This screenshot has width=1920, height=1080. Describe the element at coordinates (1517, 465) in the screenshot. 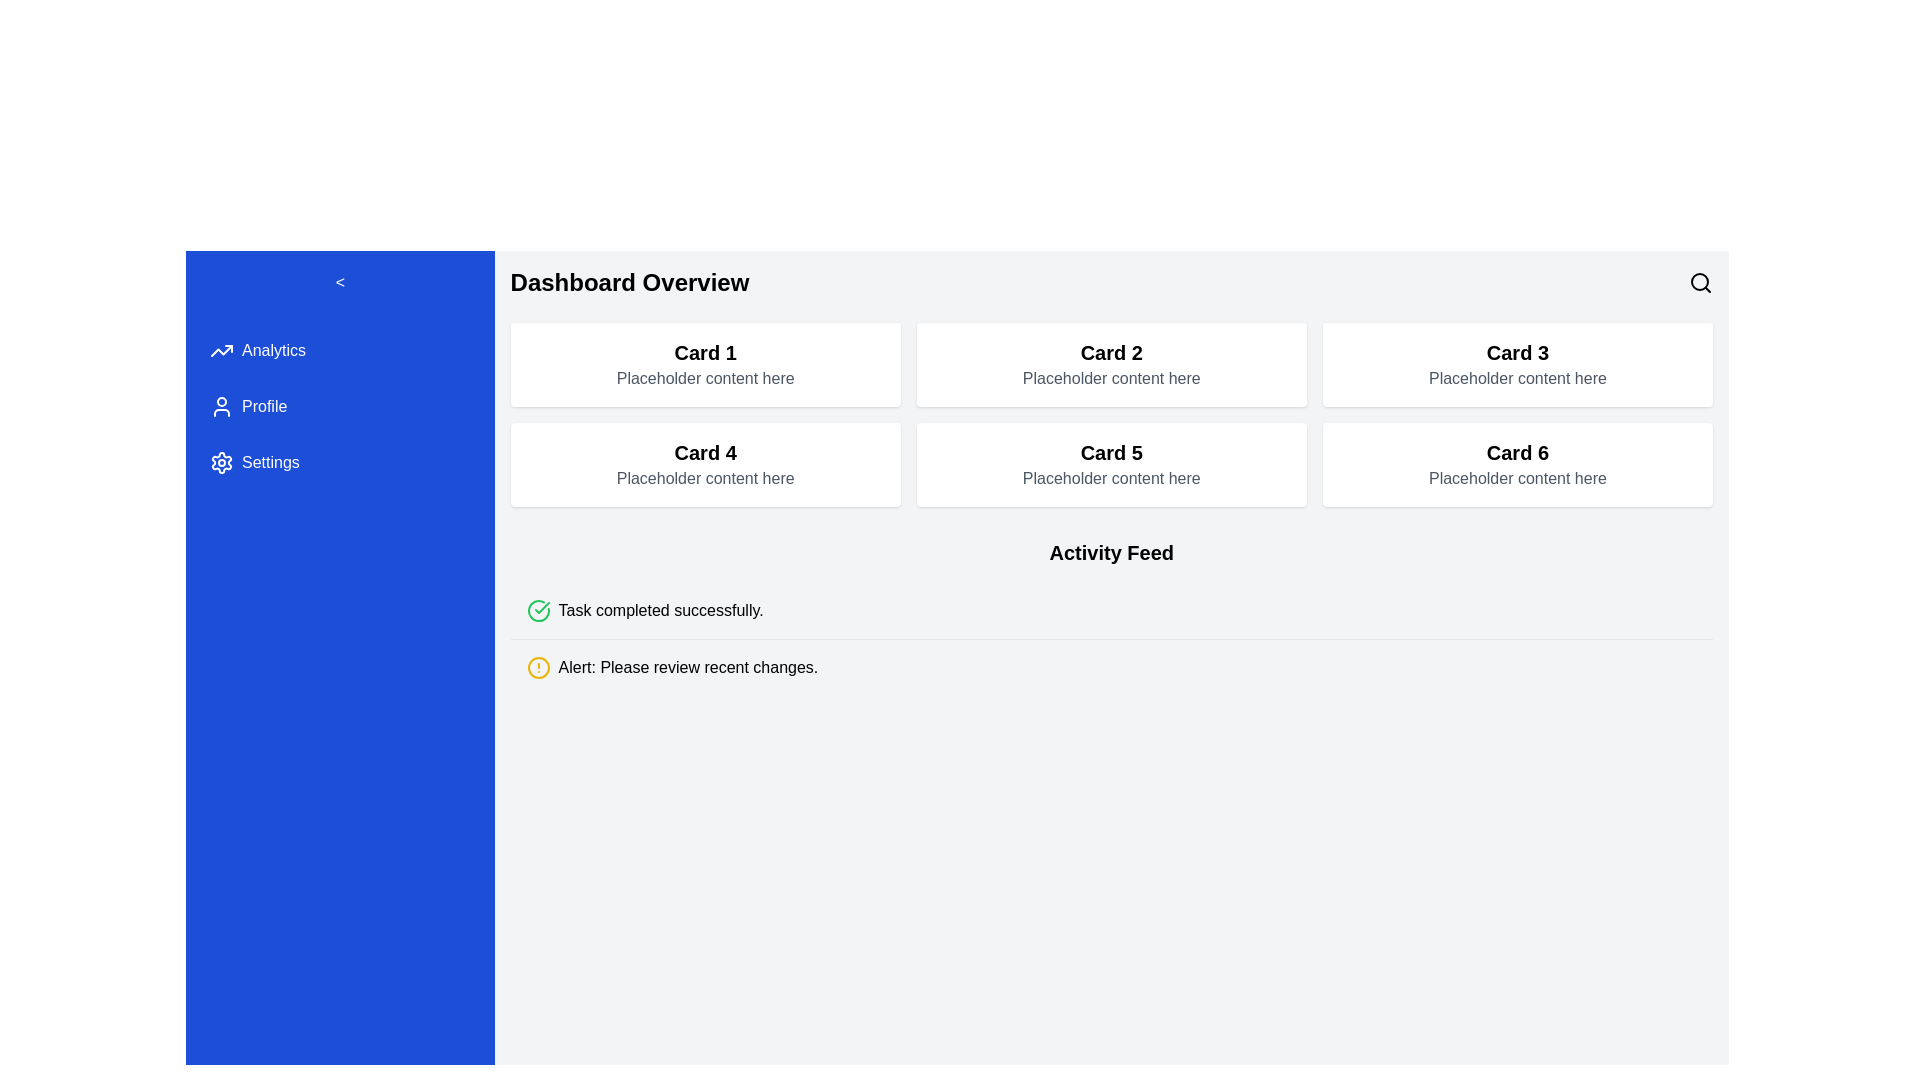

I see `the informational card element labeled 'Card 6' located in the bottom-right corner of the grid layout` at that location.